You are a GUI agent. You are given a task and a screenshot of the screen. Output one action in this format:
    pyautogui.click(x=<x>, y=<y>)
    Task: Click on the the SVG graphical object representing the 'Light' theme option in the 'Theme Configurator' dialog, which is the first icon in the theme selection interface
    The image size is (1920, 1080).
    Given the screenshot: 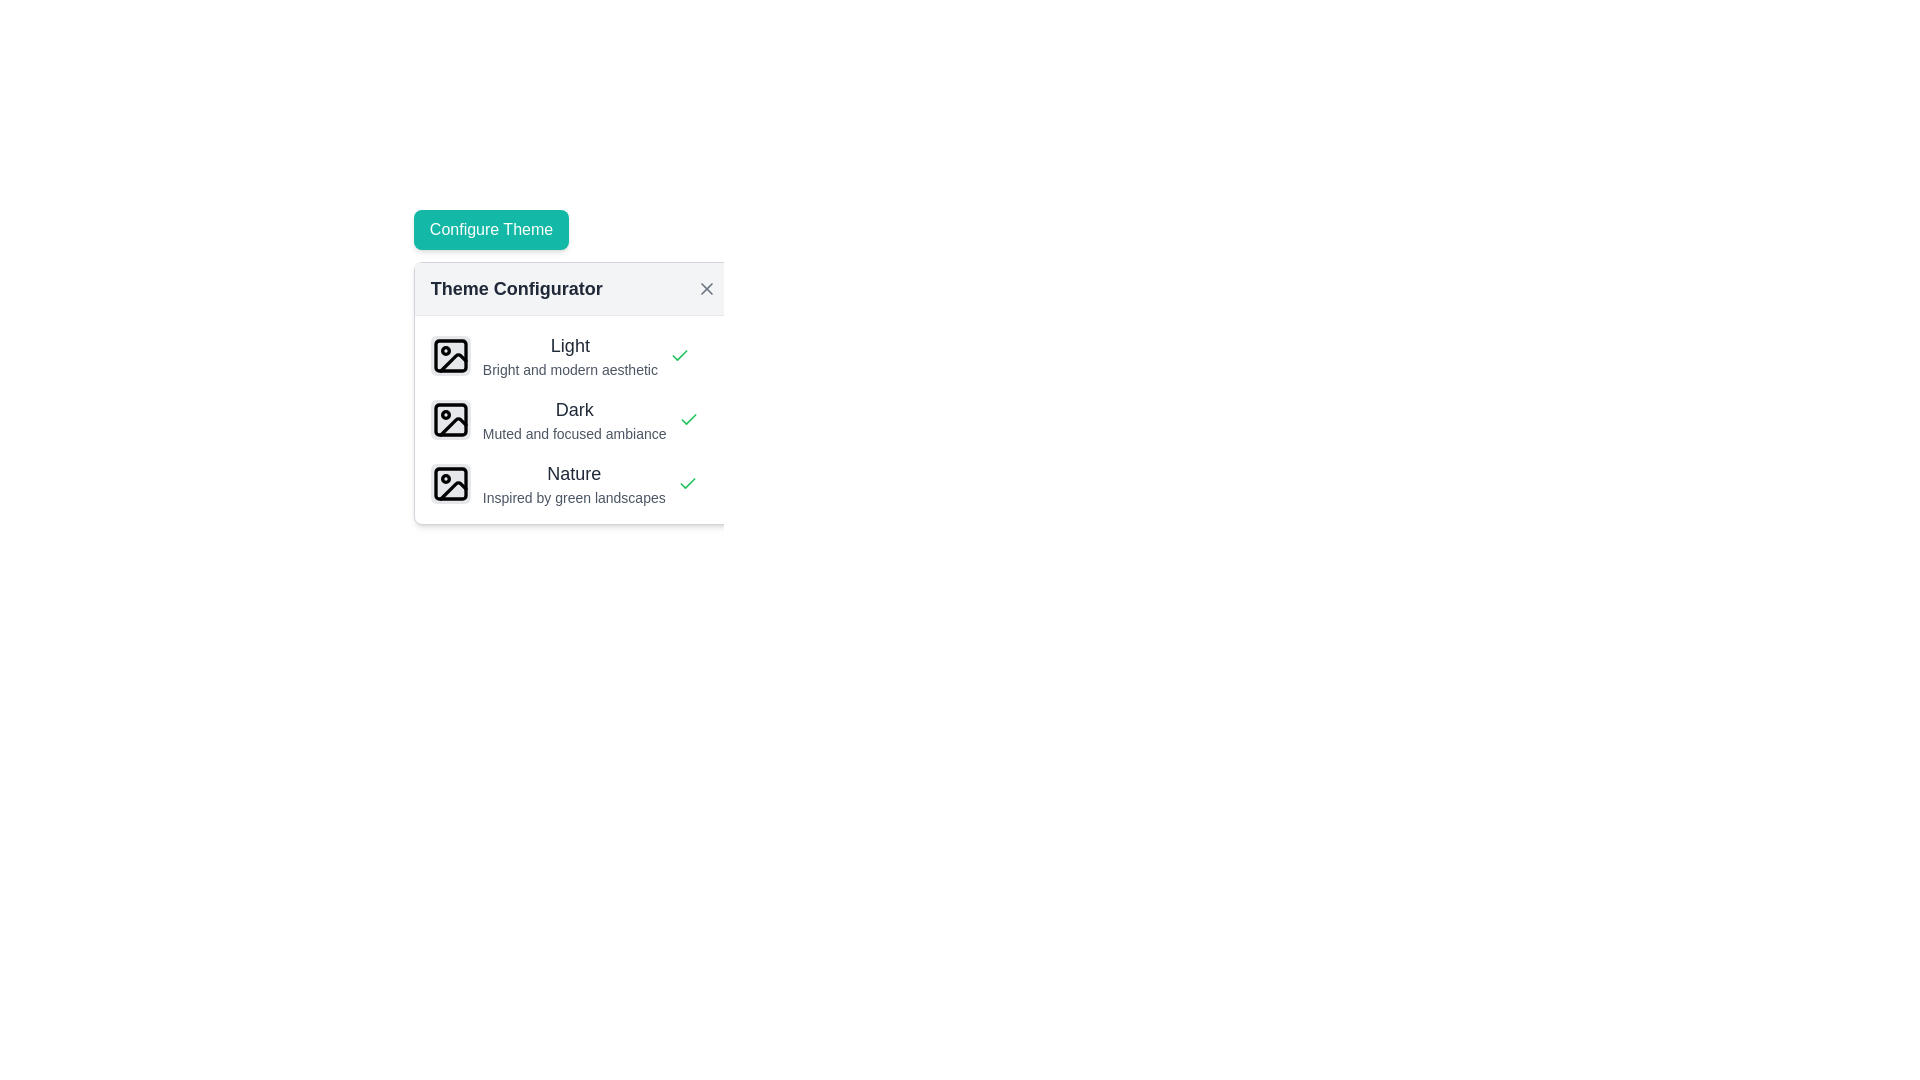 What is the action you would take?
    pyautogui.click(x=449, y=354)
    